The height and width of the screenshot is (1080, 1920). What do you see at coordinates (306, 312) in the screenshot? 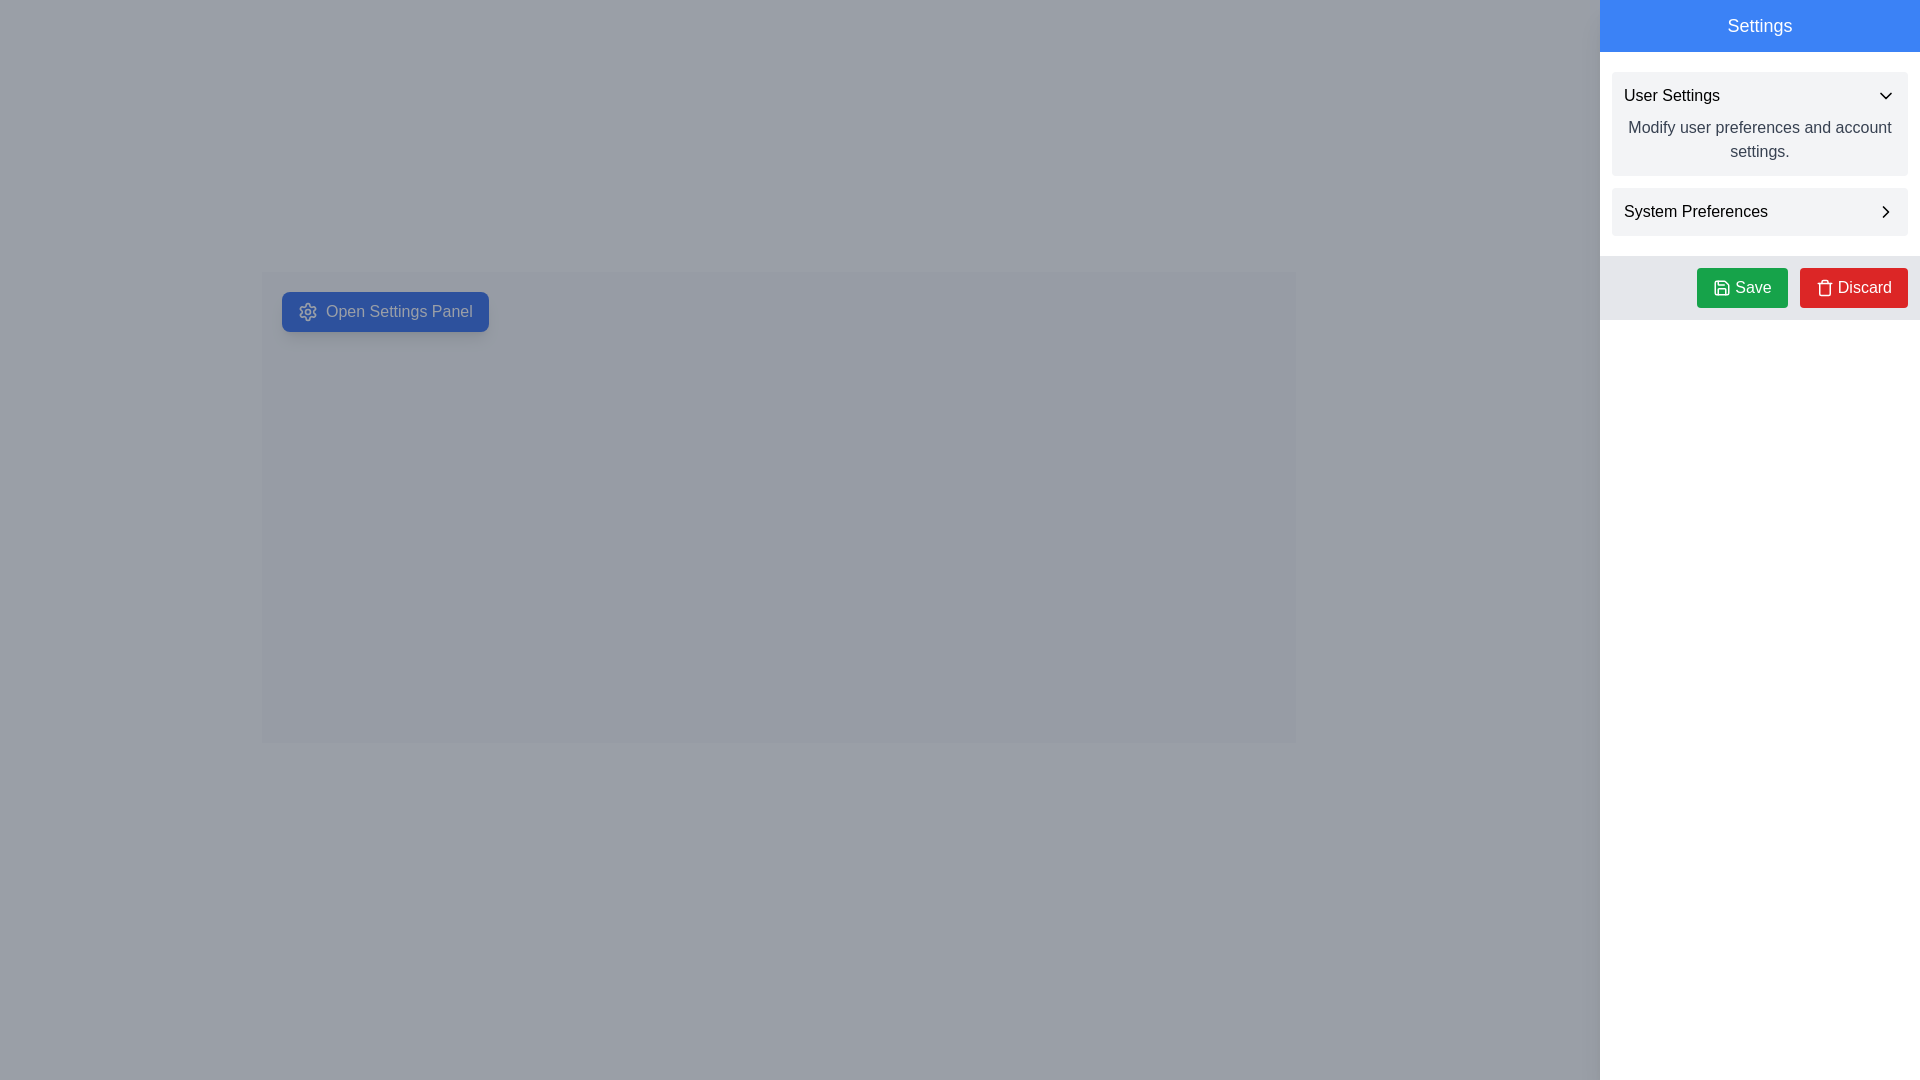
I see `the icon located to the left of the 'Open Settings Panel' button` at bounding box center [306, 312].